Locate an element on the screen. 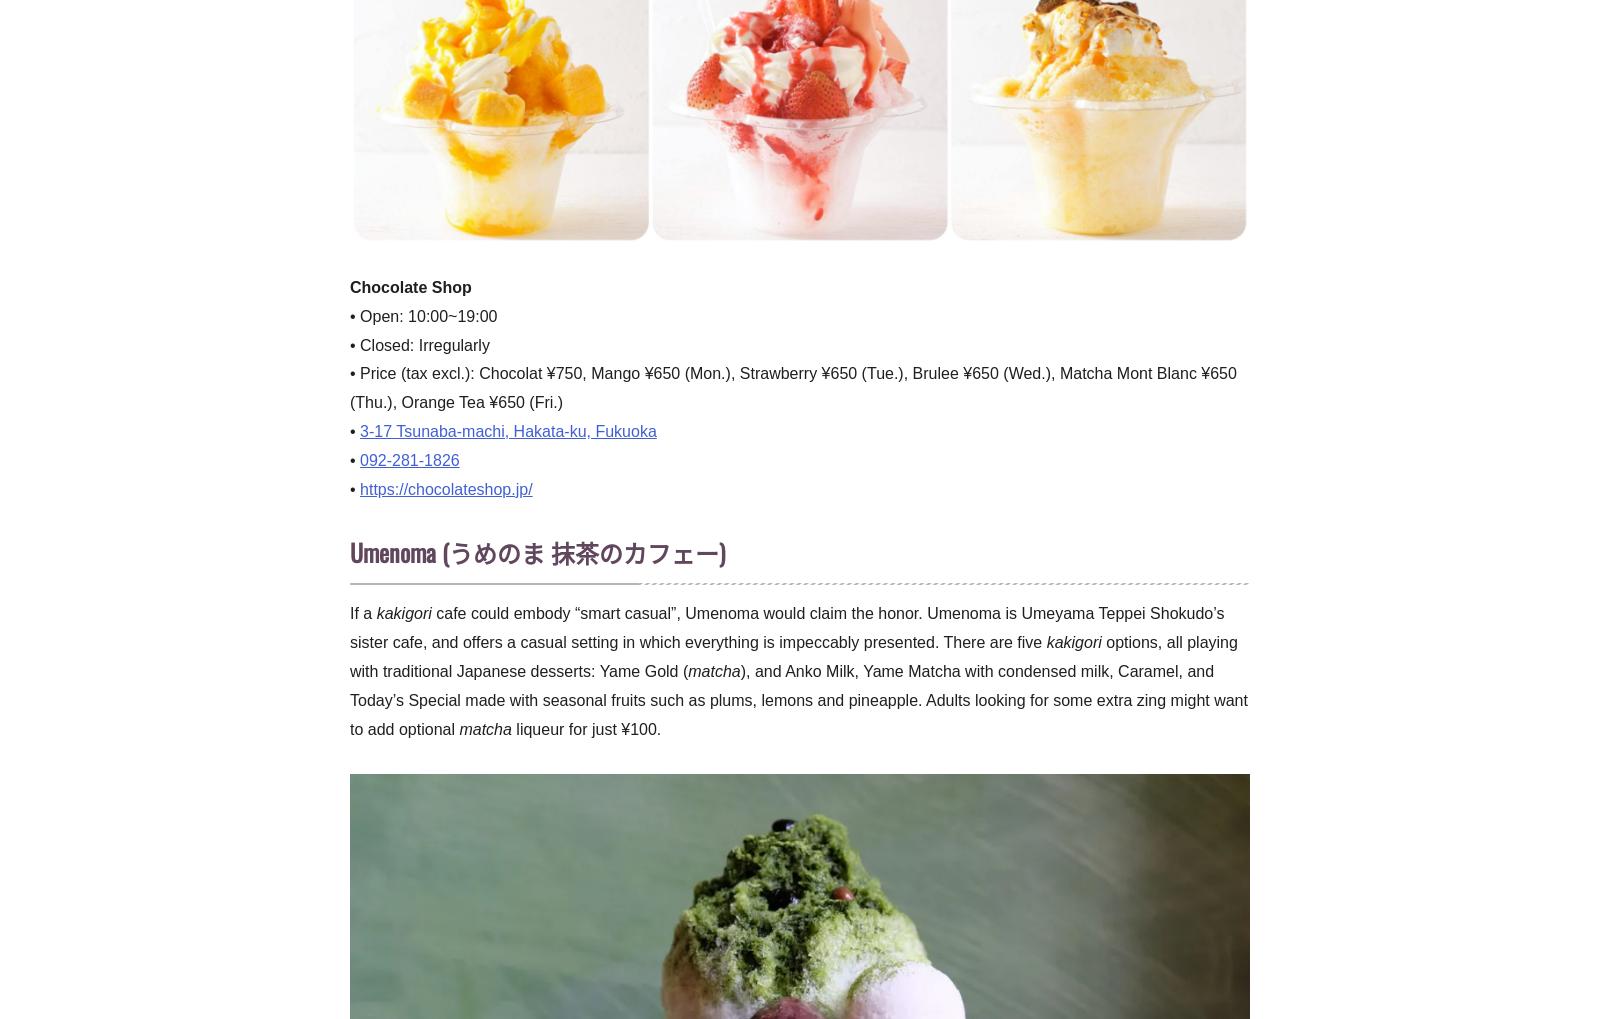  'Umenoma (うめのま 抹茶のカフェー)' is located at coordinates (536, 551).